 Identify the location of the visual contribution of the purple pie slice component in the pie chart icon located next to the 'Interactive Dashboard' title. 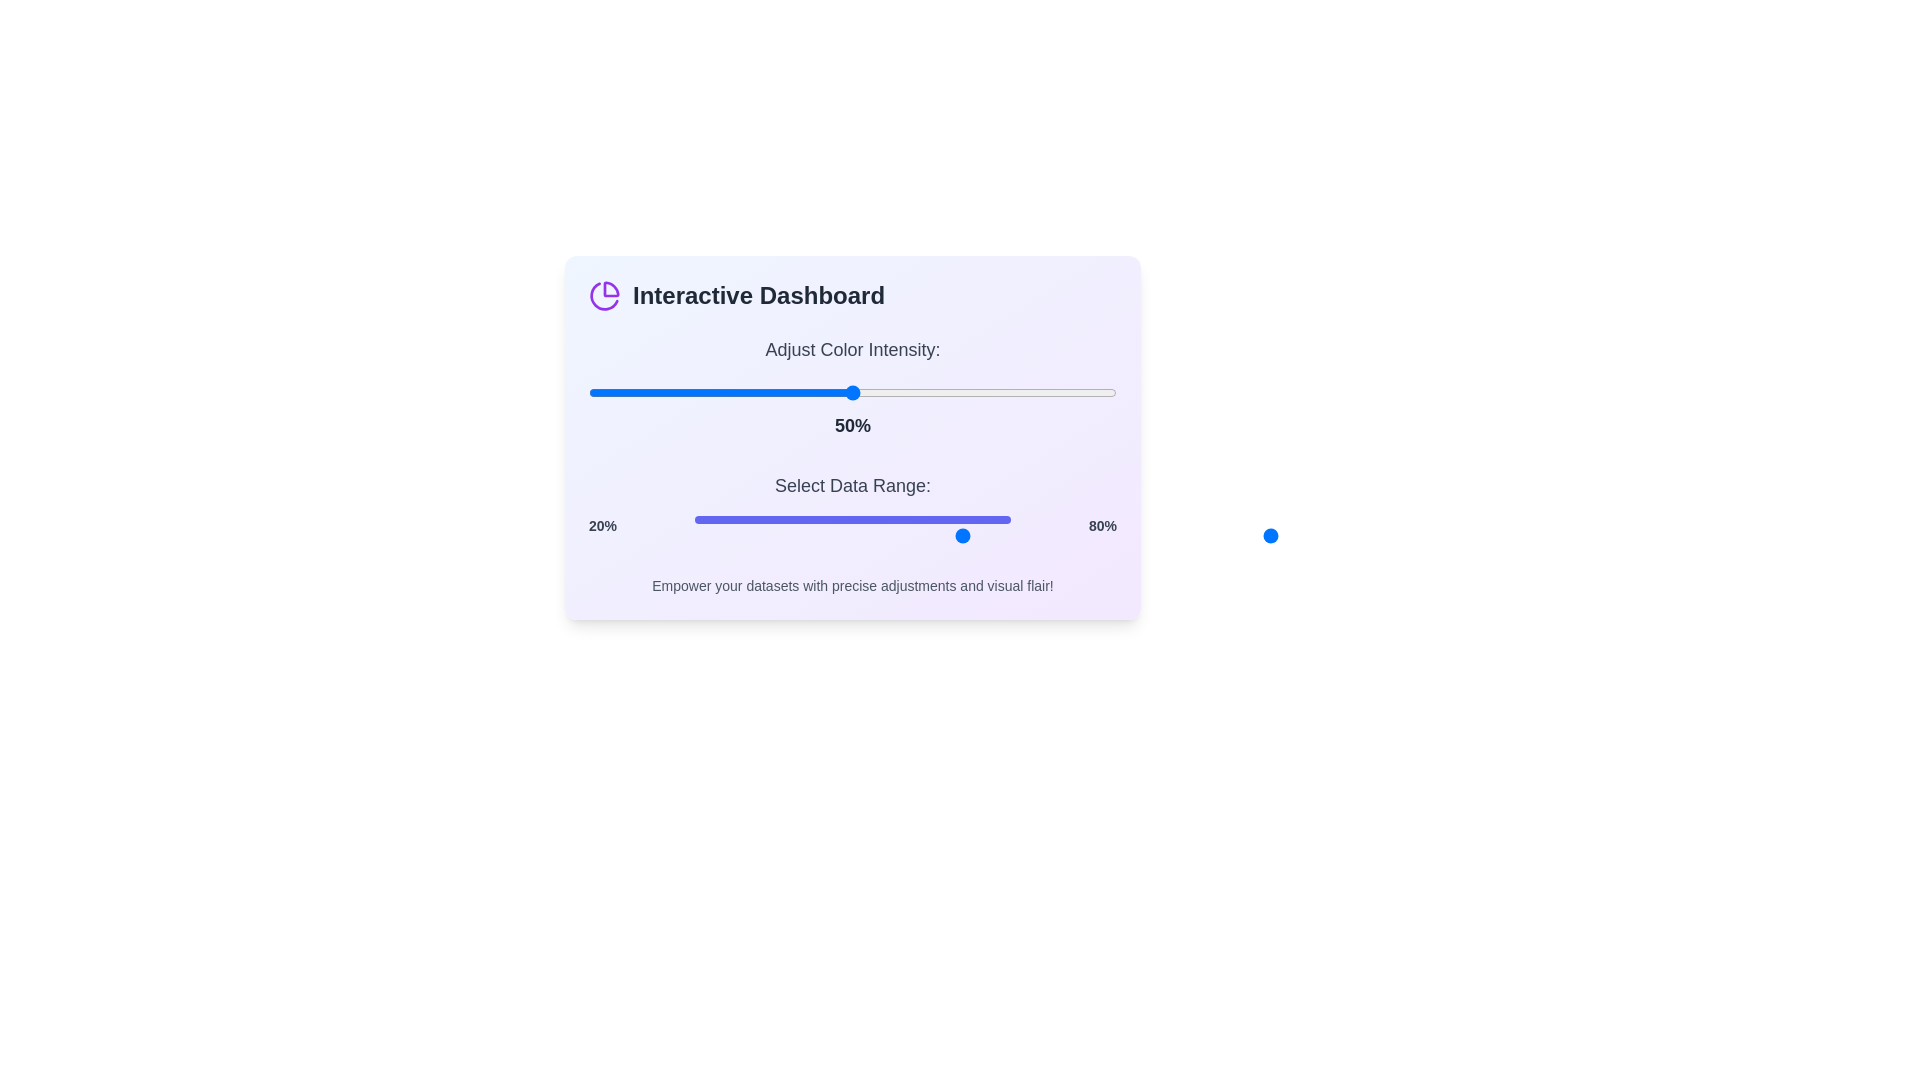
(610, 289).